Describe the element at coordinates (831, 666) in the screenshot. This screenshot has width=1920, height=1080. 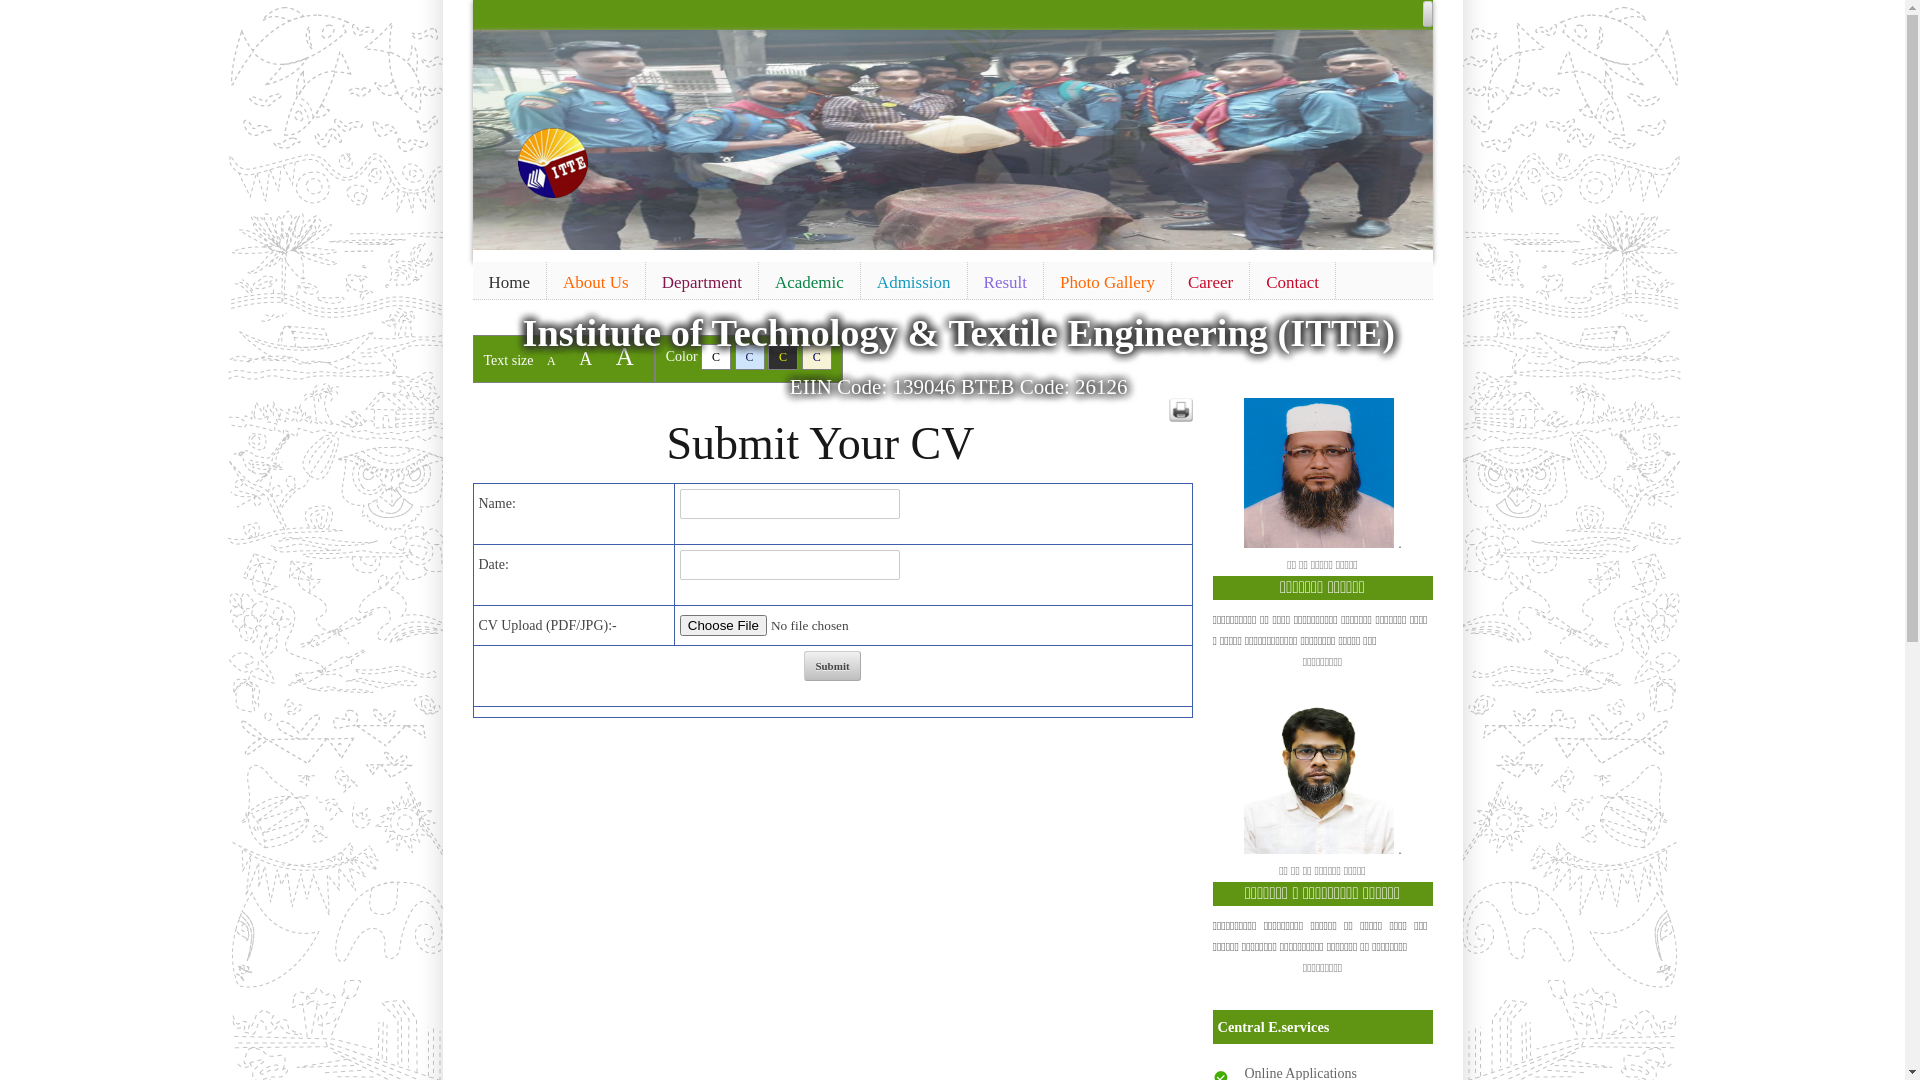
I see `'Submit'` at that location.